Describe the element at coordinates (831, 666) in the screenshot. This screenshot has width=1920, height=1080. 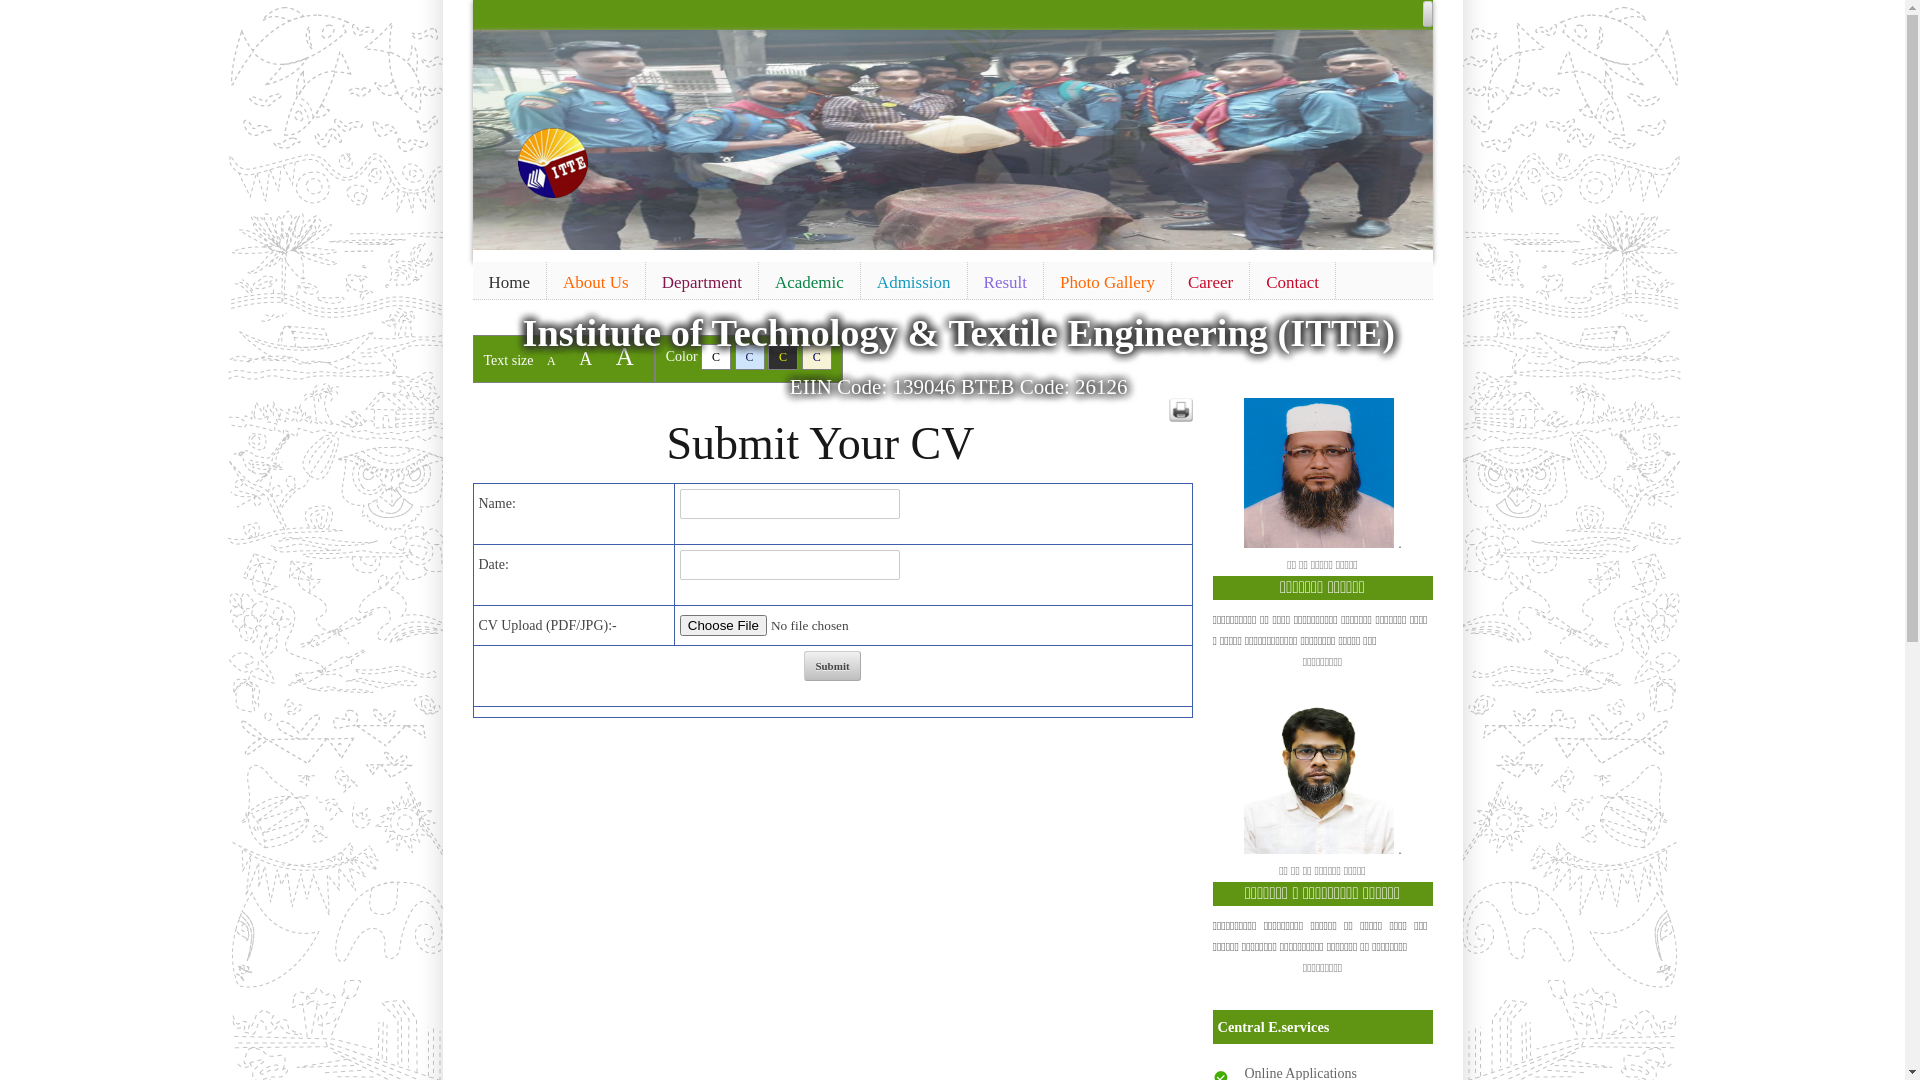
I see `'Submit'` at that location.